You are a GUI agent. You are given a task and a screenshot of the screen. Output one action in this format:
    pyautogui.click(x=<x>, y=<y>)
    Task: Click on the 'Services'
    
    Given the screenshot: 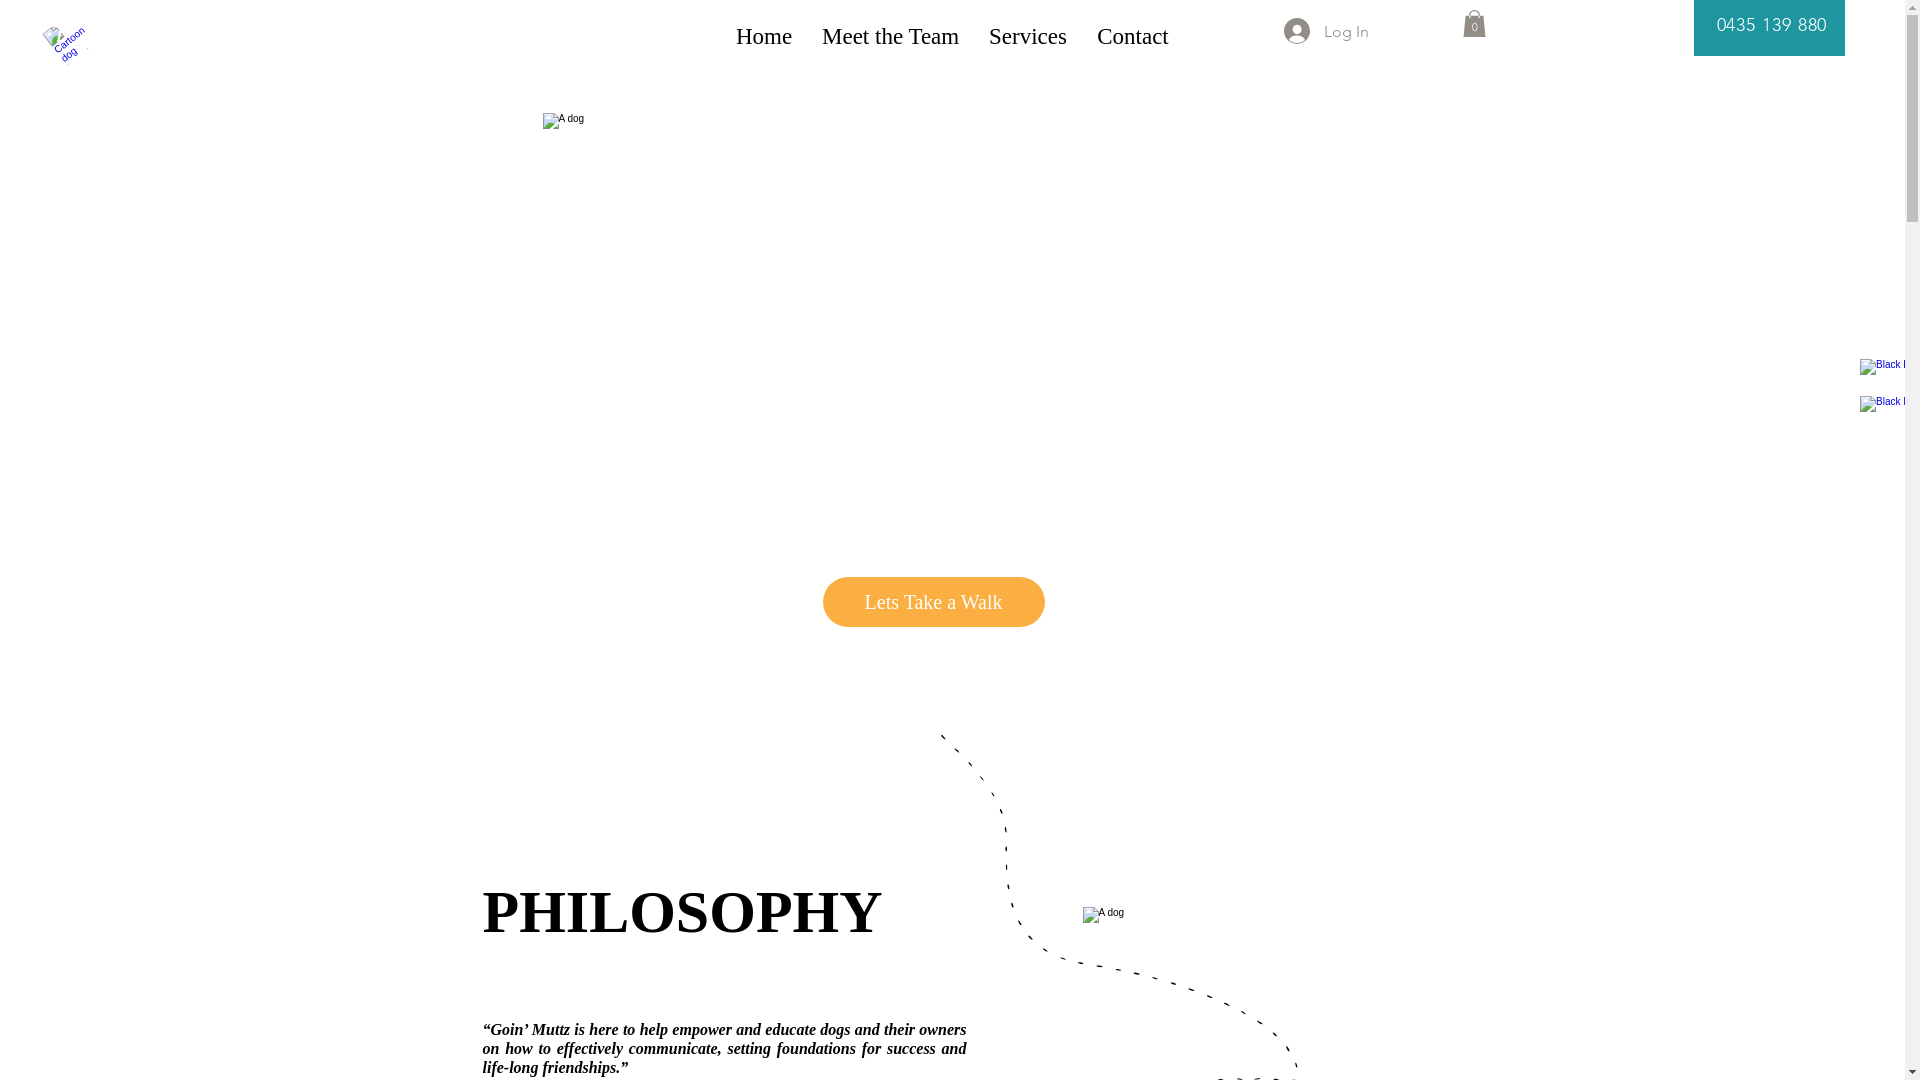 What is the action you would take?
    pyautogui.click(x=974, y=37)
    